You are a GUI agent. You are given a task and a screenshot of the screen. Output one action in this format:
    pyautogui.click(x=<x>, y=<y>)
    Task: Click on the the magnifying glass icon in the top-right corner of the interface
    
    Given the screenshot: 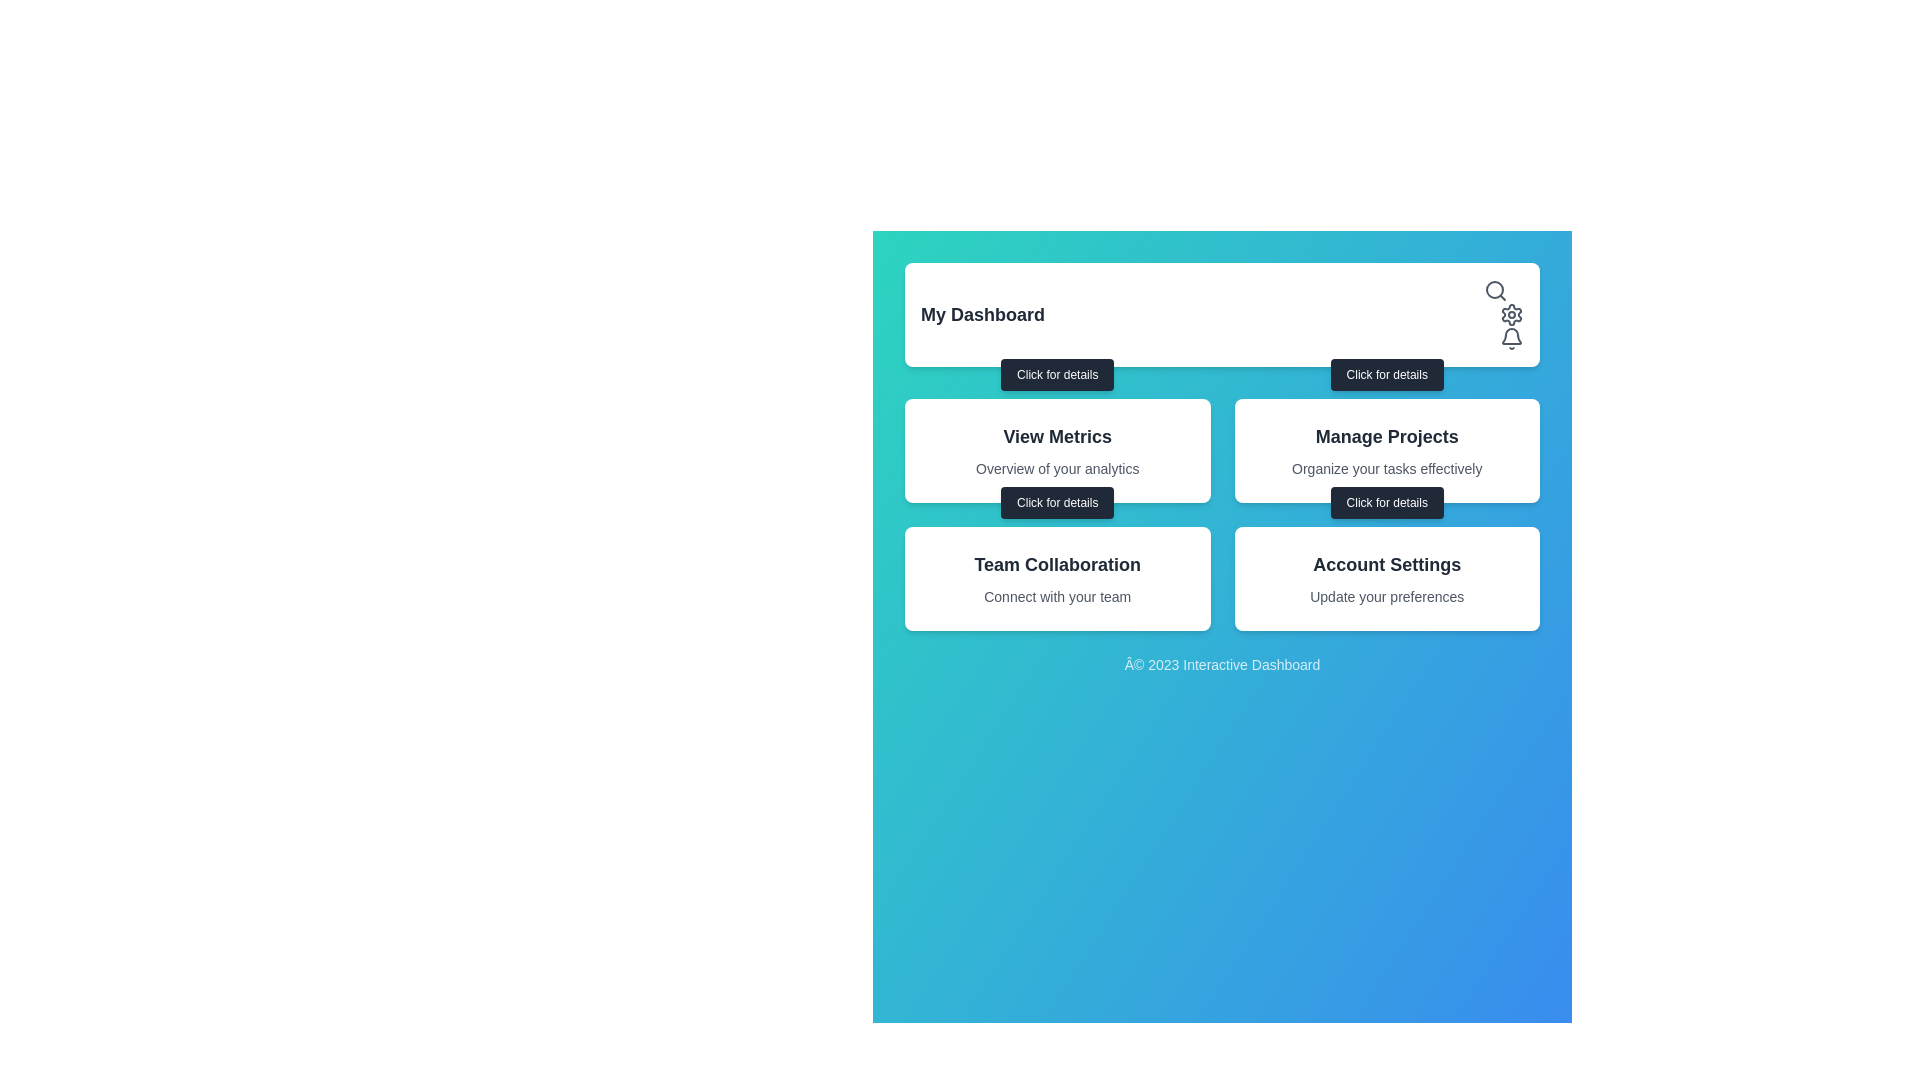 What is the action you would take?
    pyautogui.click(x=1496, y=290)
    